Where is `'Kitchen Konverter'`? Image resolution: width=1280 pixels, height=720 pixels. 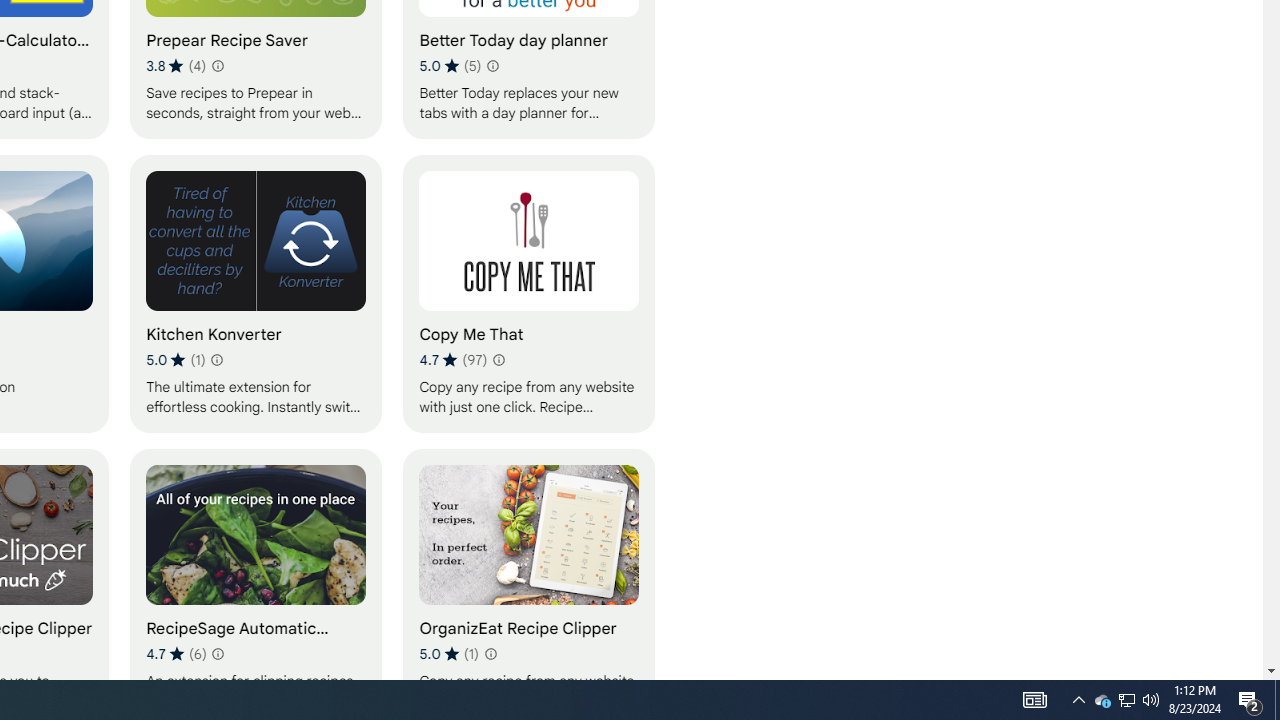
'Kitchen Konverter' is located at coordinates (255, 293).